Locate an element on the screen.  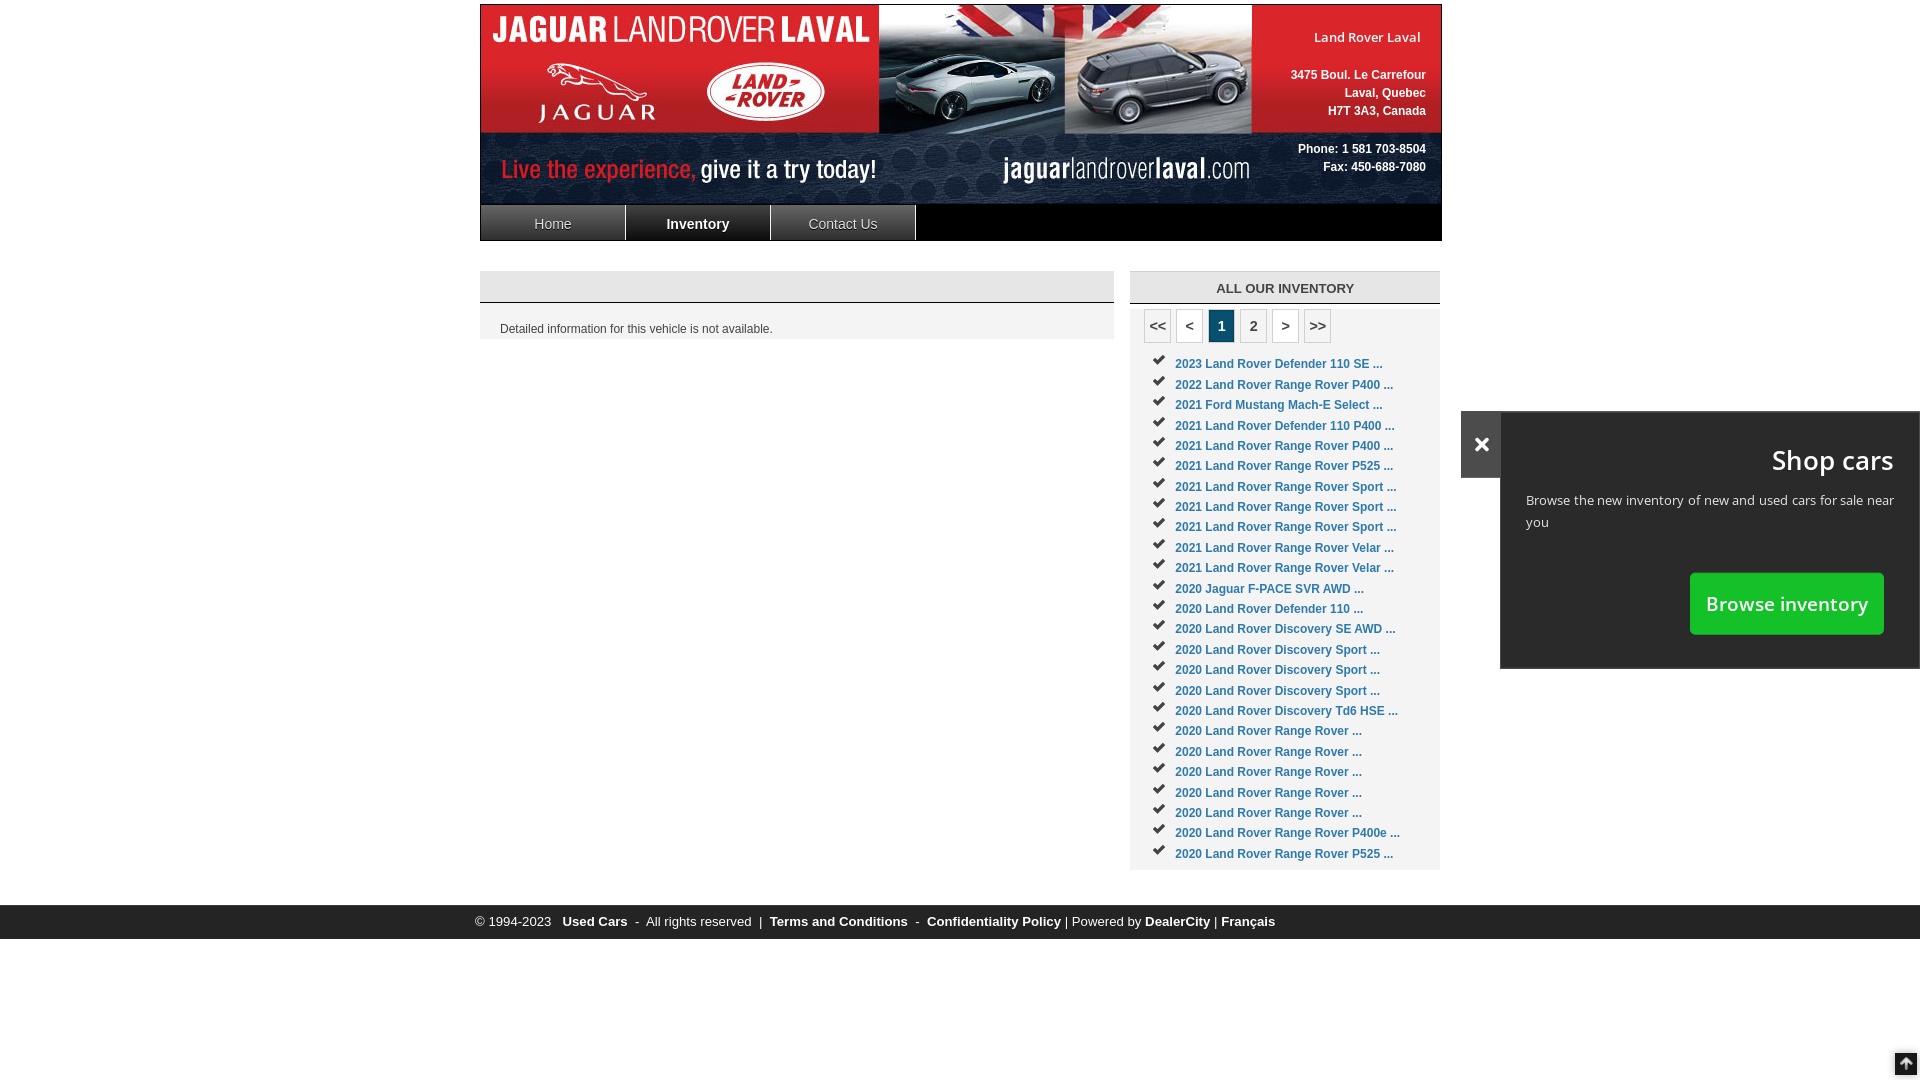
'Browse inventory' is located at coordinates (1786, 602).